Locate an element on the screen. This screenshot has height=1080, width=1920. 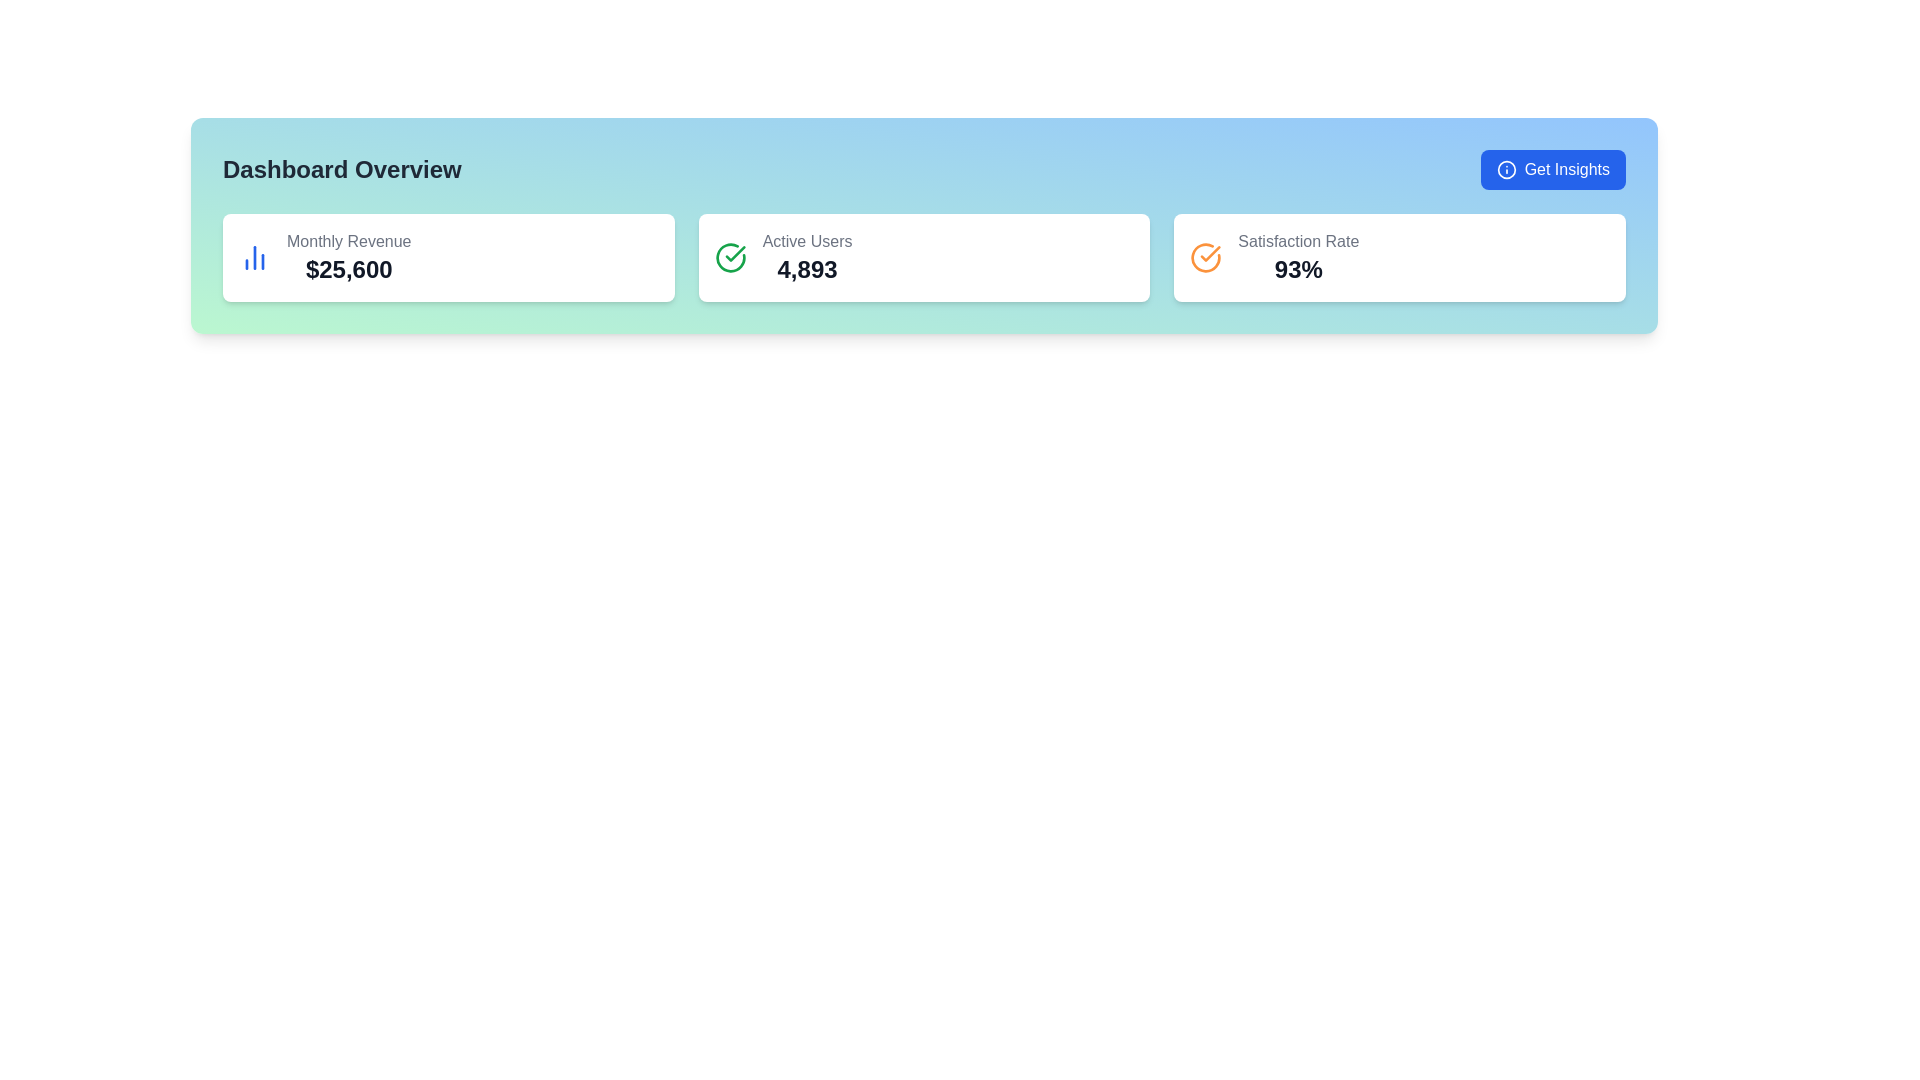
the positive indicator icon located to the left of the 'Satisfaction Rate' text and above the '93%' text in the dashboard overview is located at coordinates (1205, 257).